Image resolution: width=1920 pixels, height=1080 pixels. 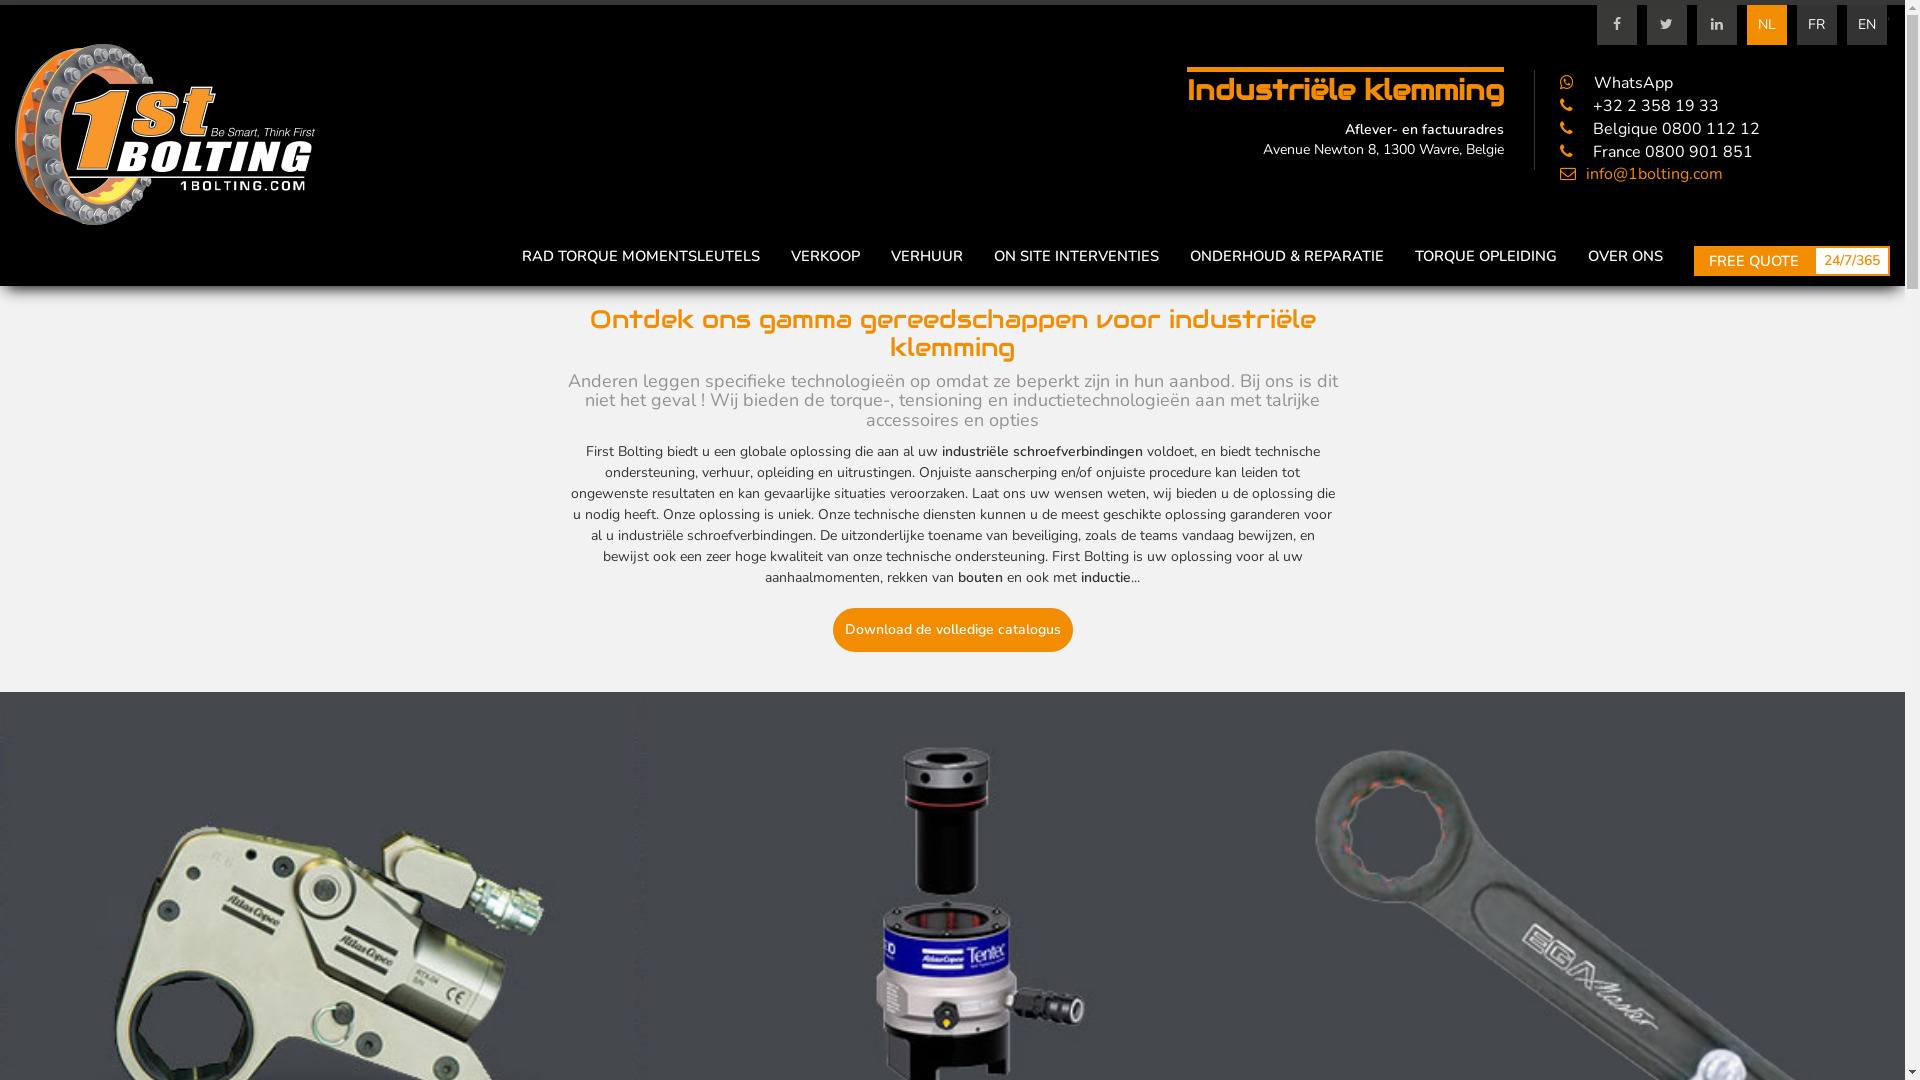 What do you see at coordinates (1486, 254) in the screenshot?
I see `'TORQUE OPLEIDING'` at bounding box center [1486, 254].